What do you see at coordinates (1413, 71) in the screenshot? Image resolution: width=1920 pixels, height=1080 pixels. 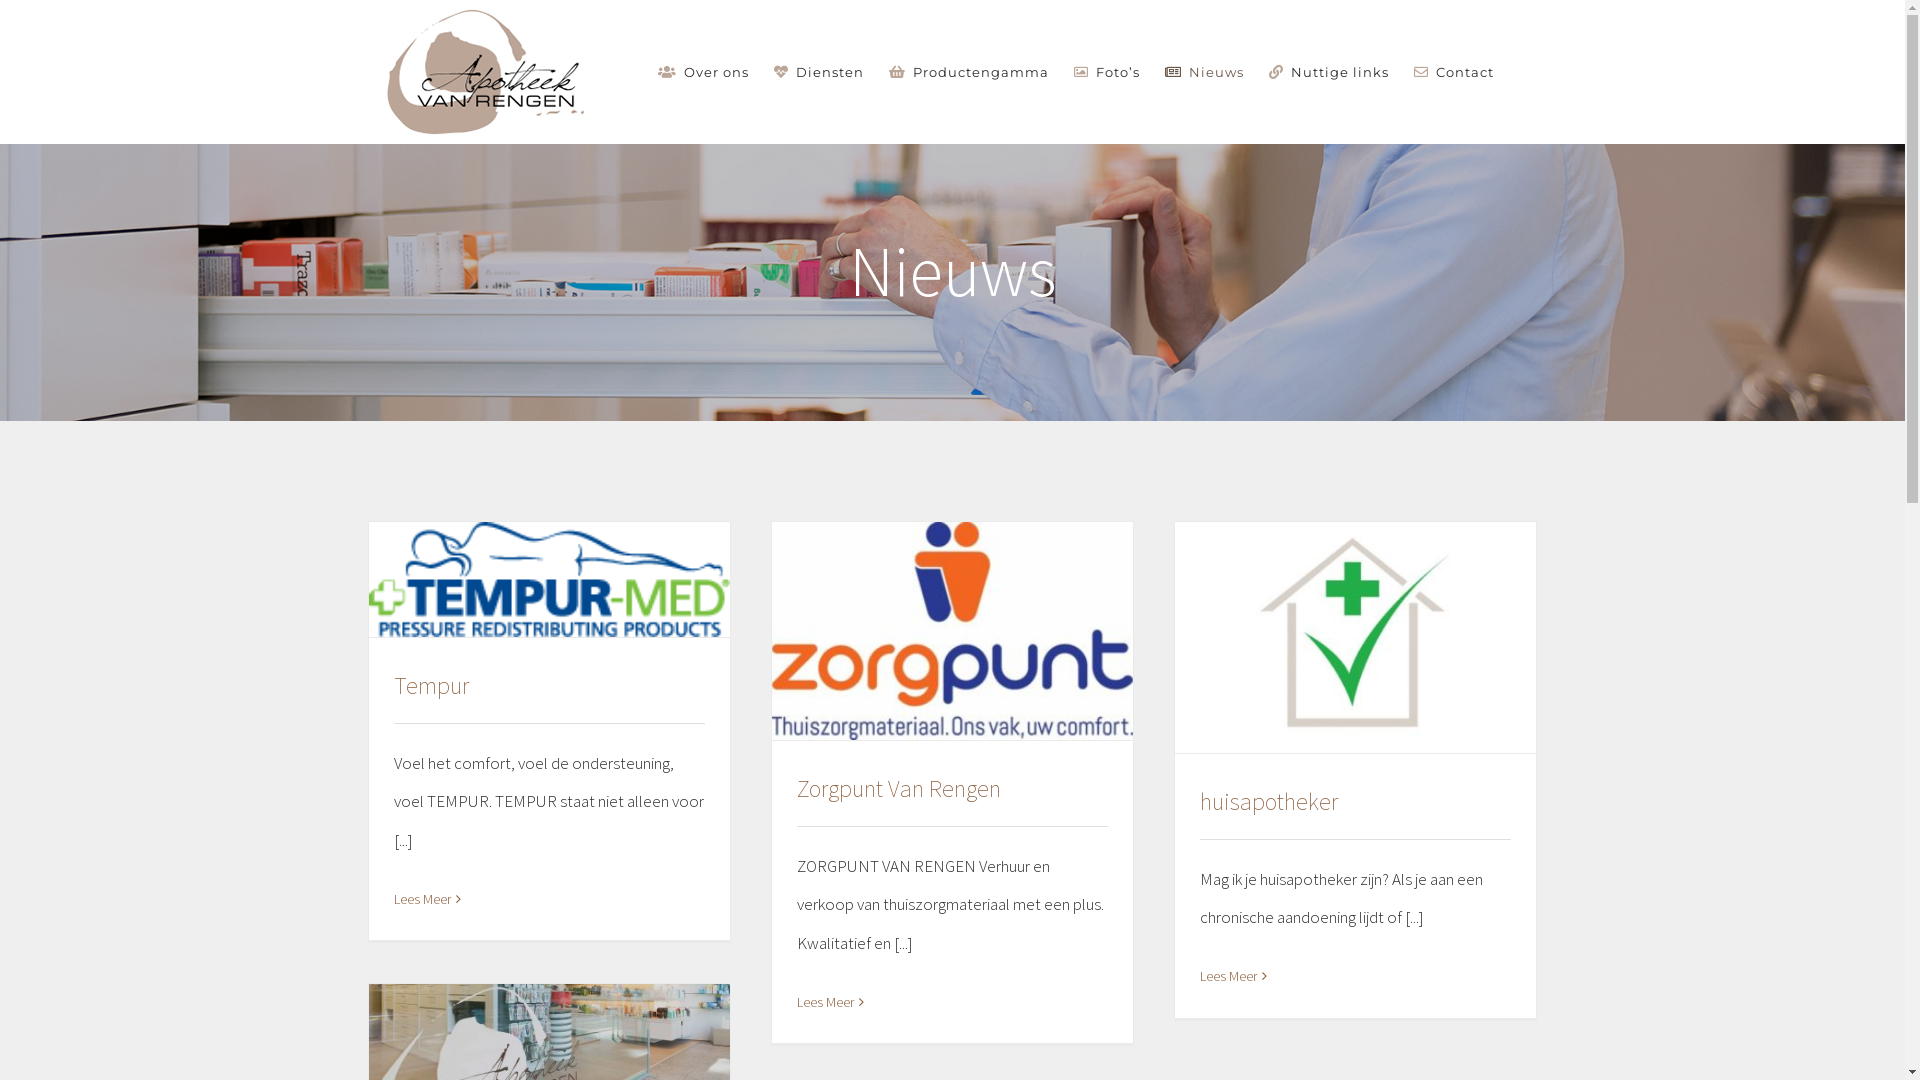 I see `'Contact'` at bounding box center [1413, 71].